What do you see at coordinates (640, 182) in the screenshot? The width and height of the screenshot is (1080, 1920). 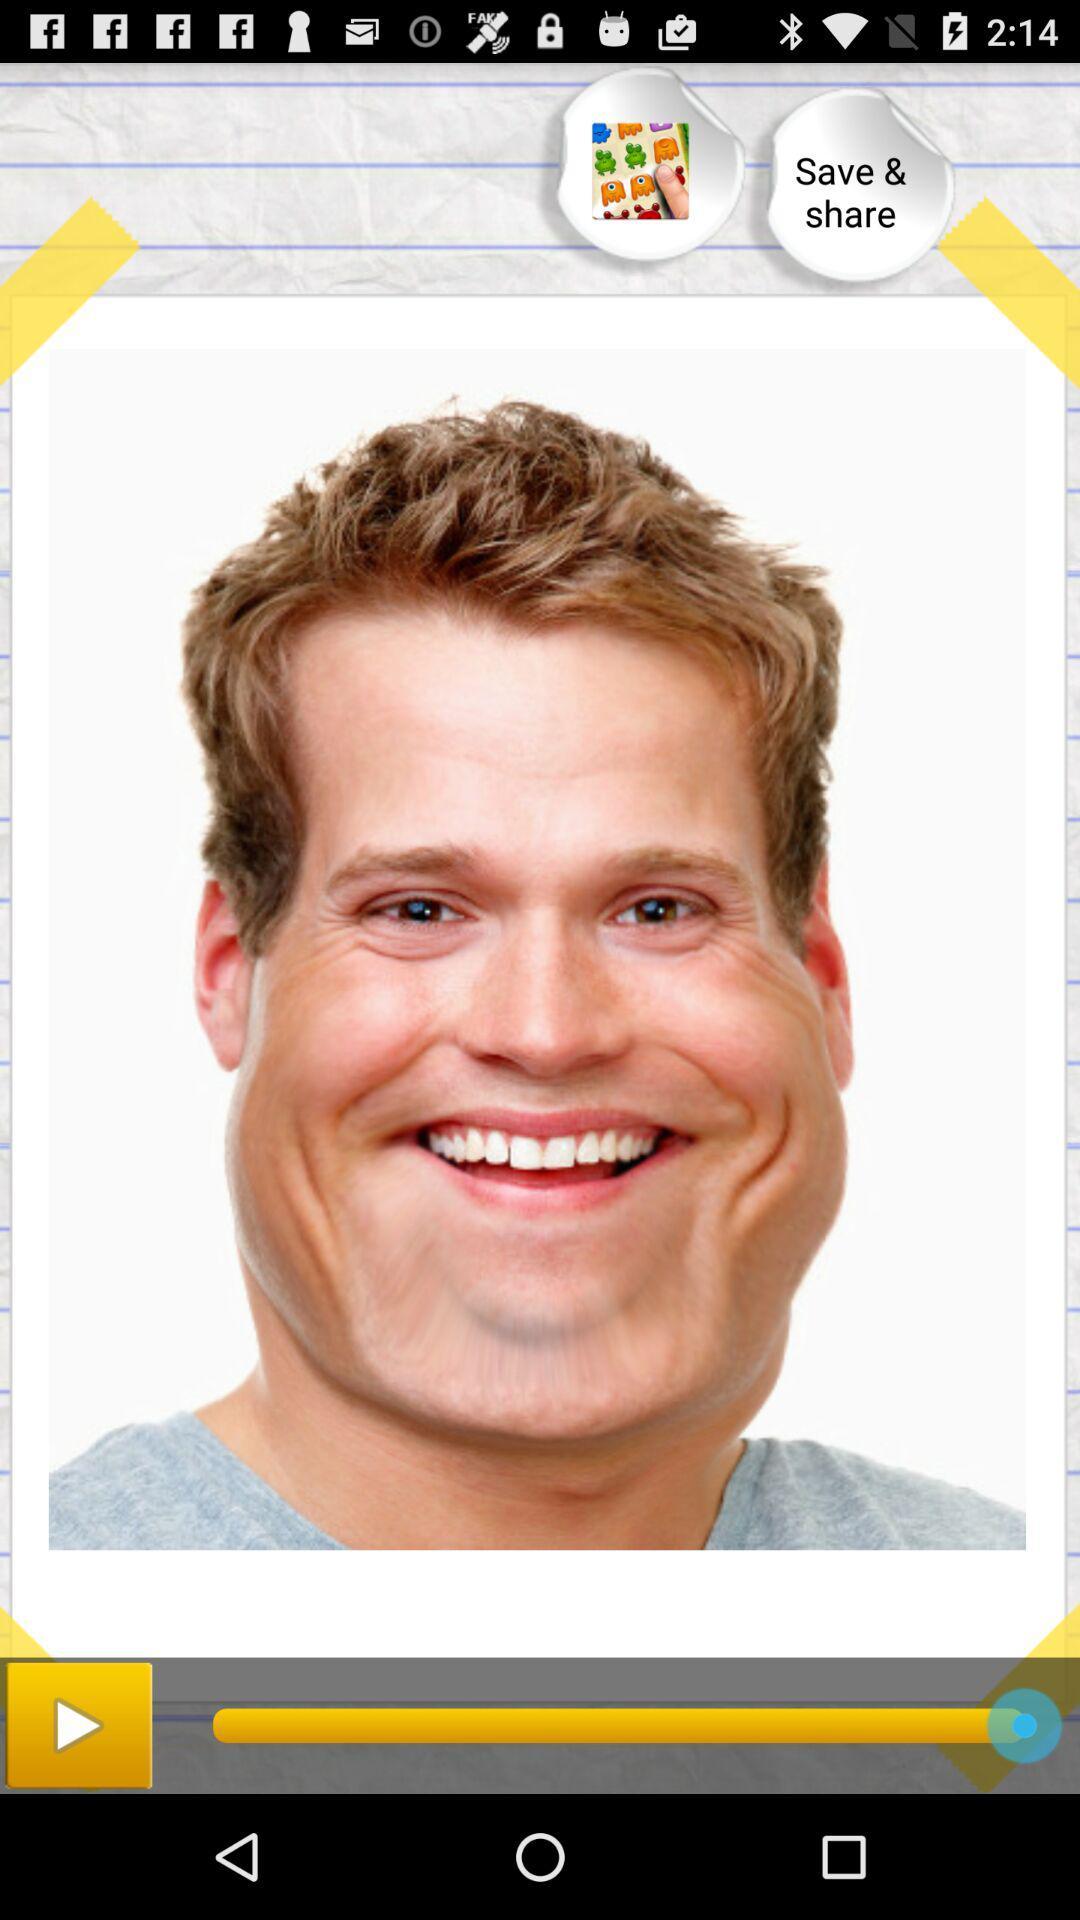 I see `the date_range icon` at bounding box center [640, 182].